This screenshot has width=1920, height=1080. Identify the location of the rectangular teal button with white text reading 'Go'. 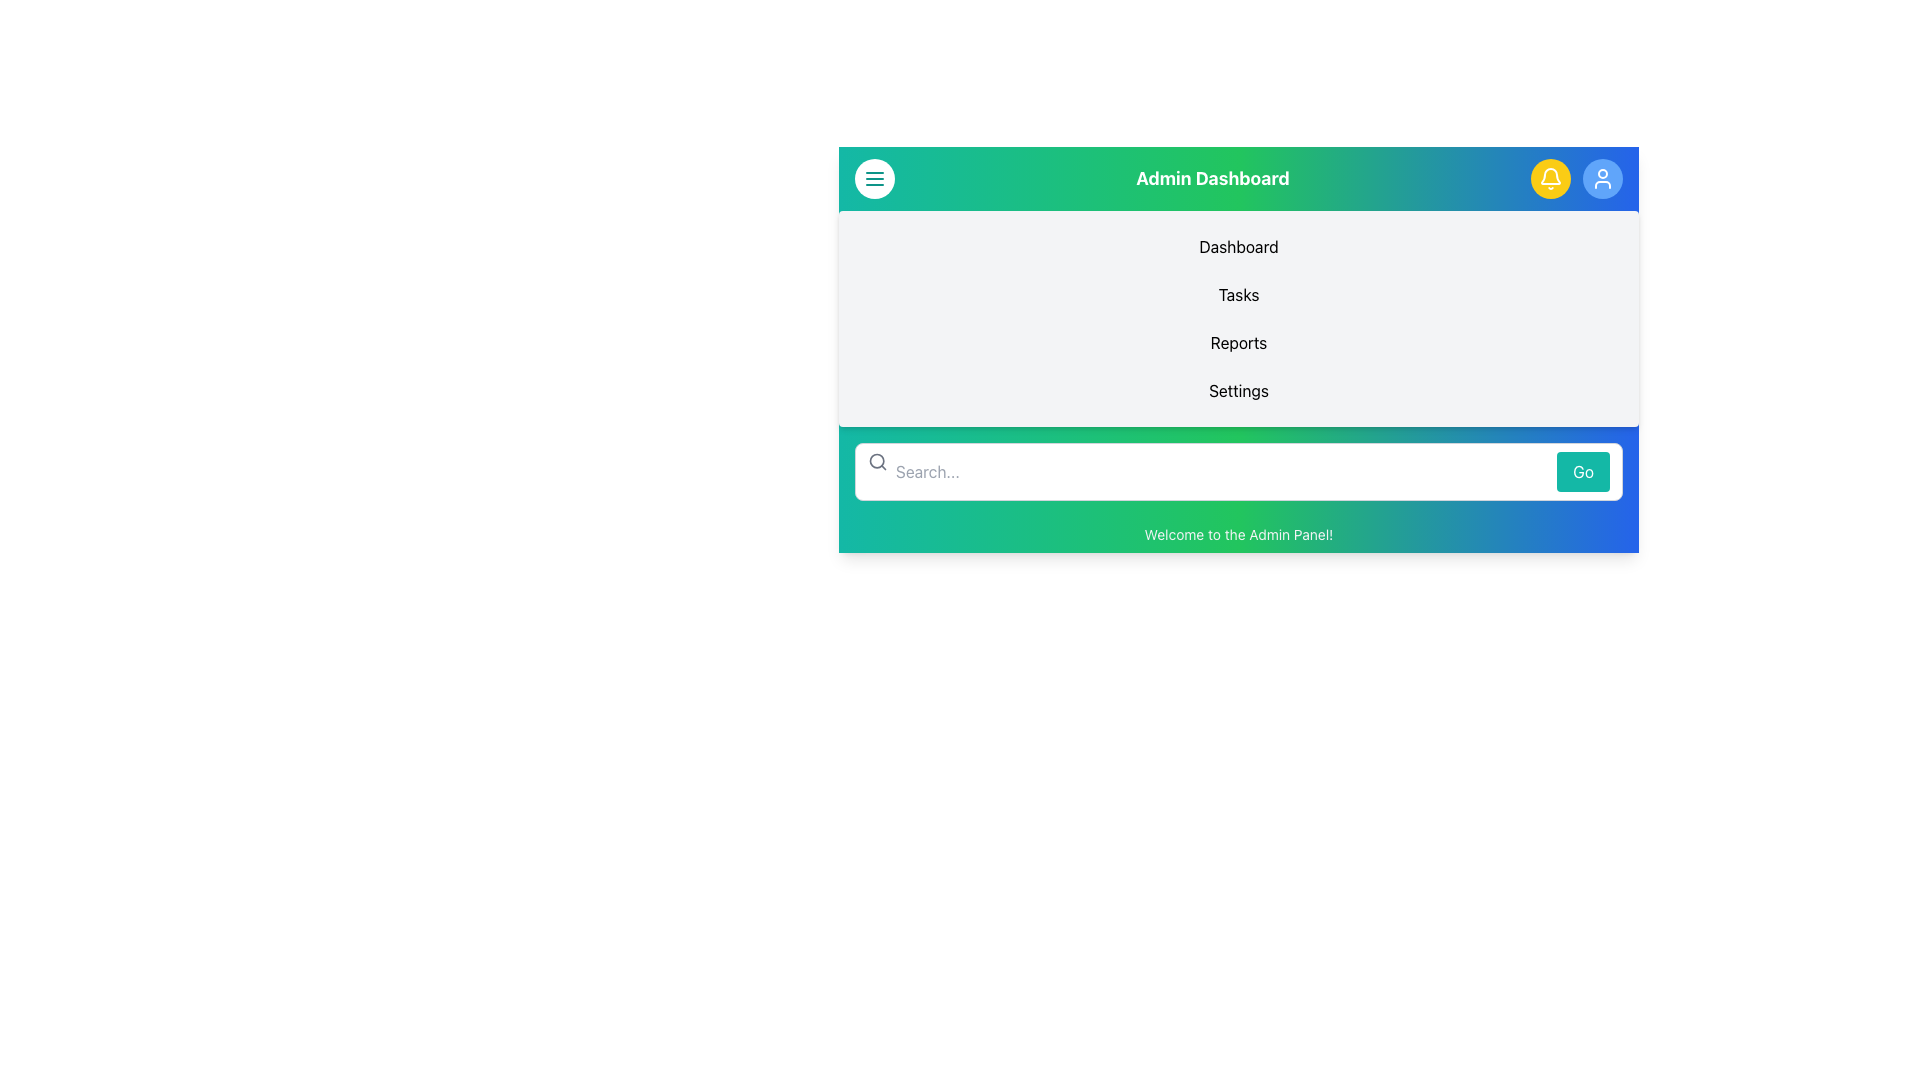
(1582, 471).